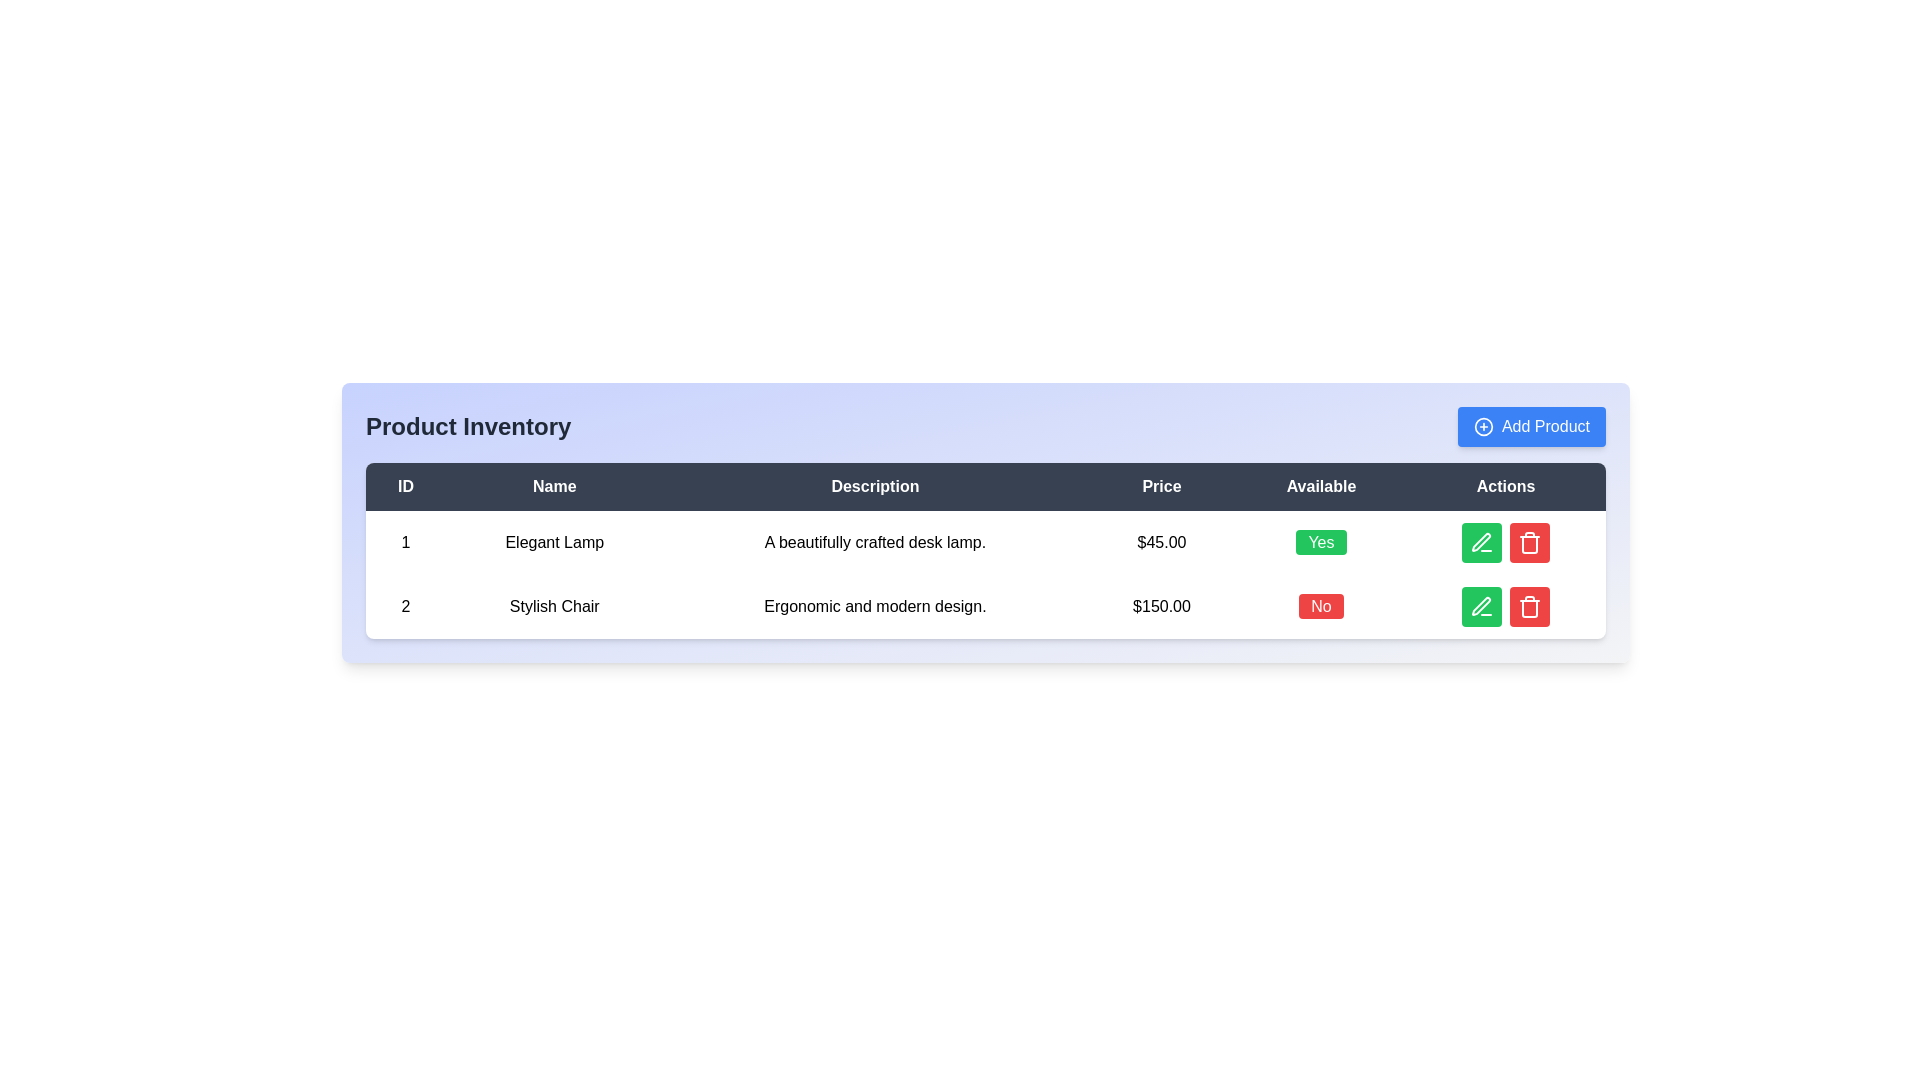 This screenshot has height=1080, width=1920. What do you see at coordinates (1529, 605) in the screenshot?
I see `the trash can icon within the rounded rectangular button in the Actions column of the table for the 'Stylish Chair'` at bounding box center [1529, 605].